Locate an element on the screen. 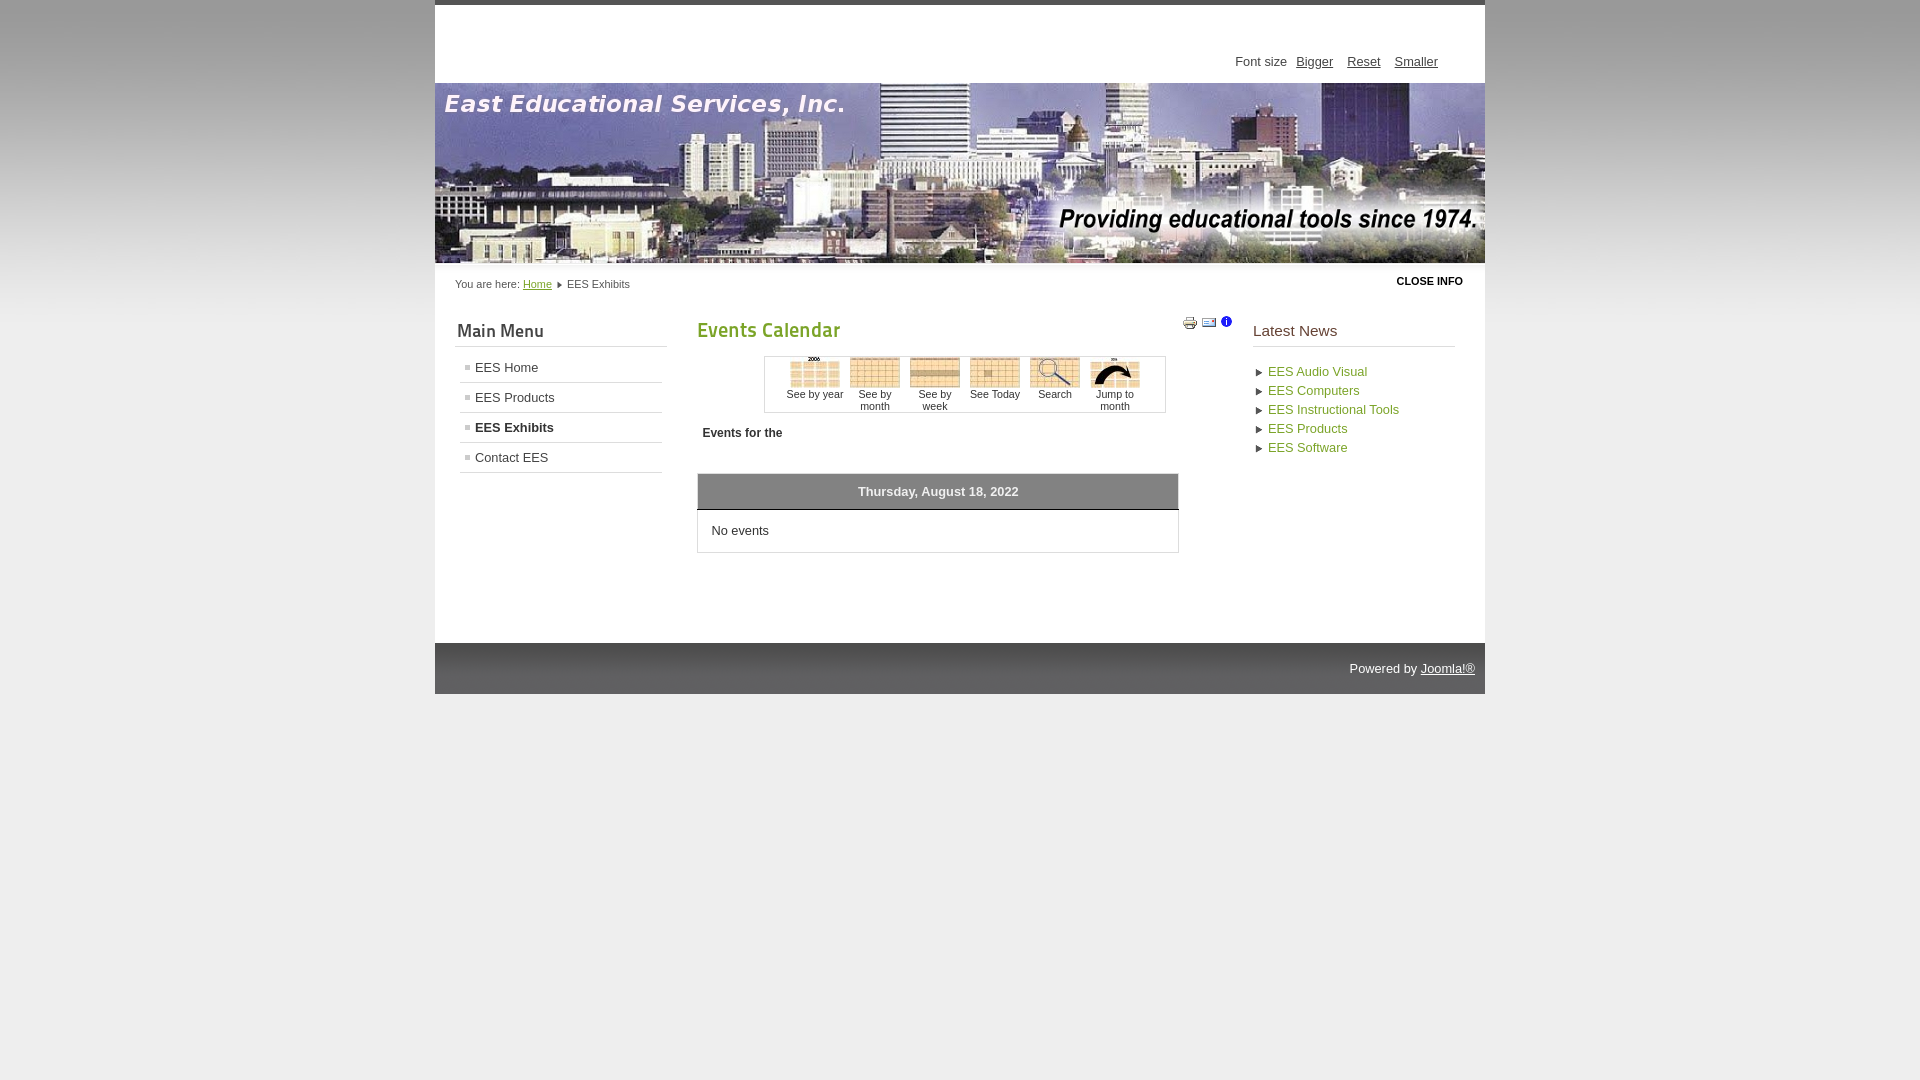 Image resolution: width=1920 pixels, height=1080 pixels. 'Reset' is located at coordinates (1362, 60).